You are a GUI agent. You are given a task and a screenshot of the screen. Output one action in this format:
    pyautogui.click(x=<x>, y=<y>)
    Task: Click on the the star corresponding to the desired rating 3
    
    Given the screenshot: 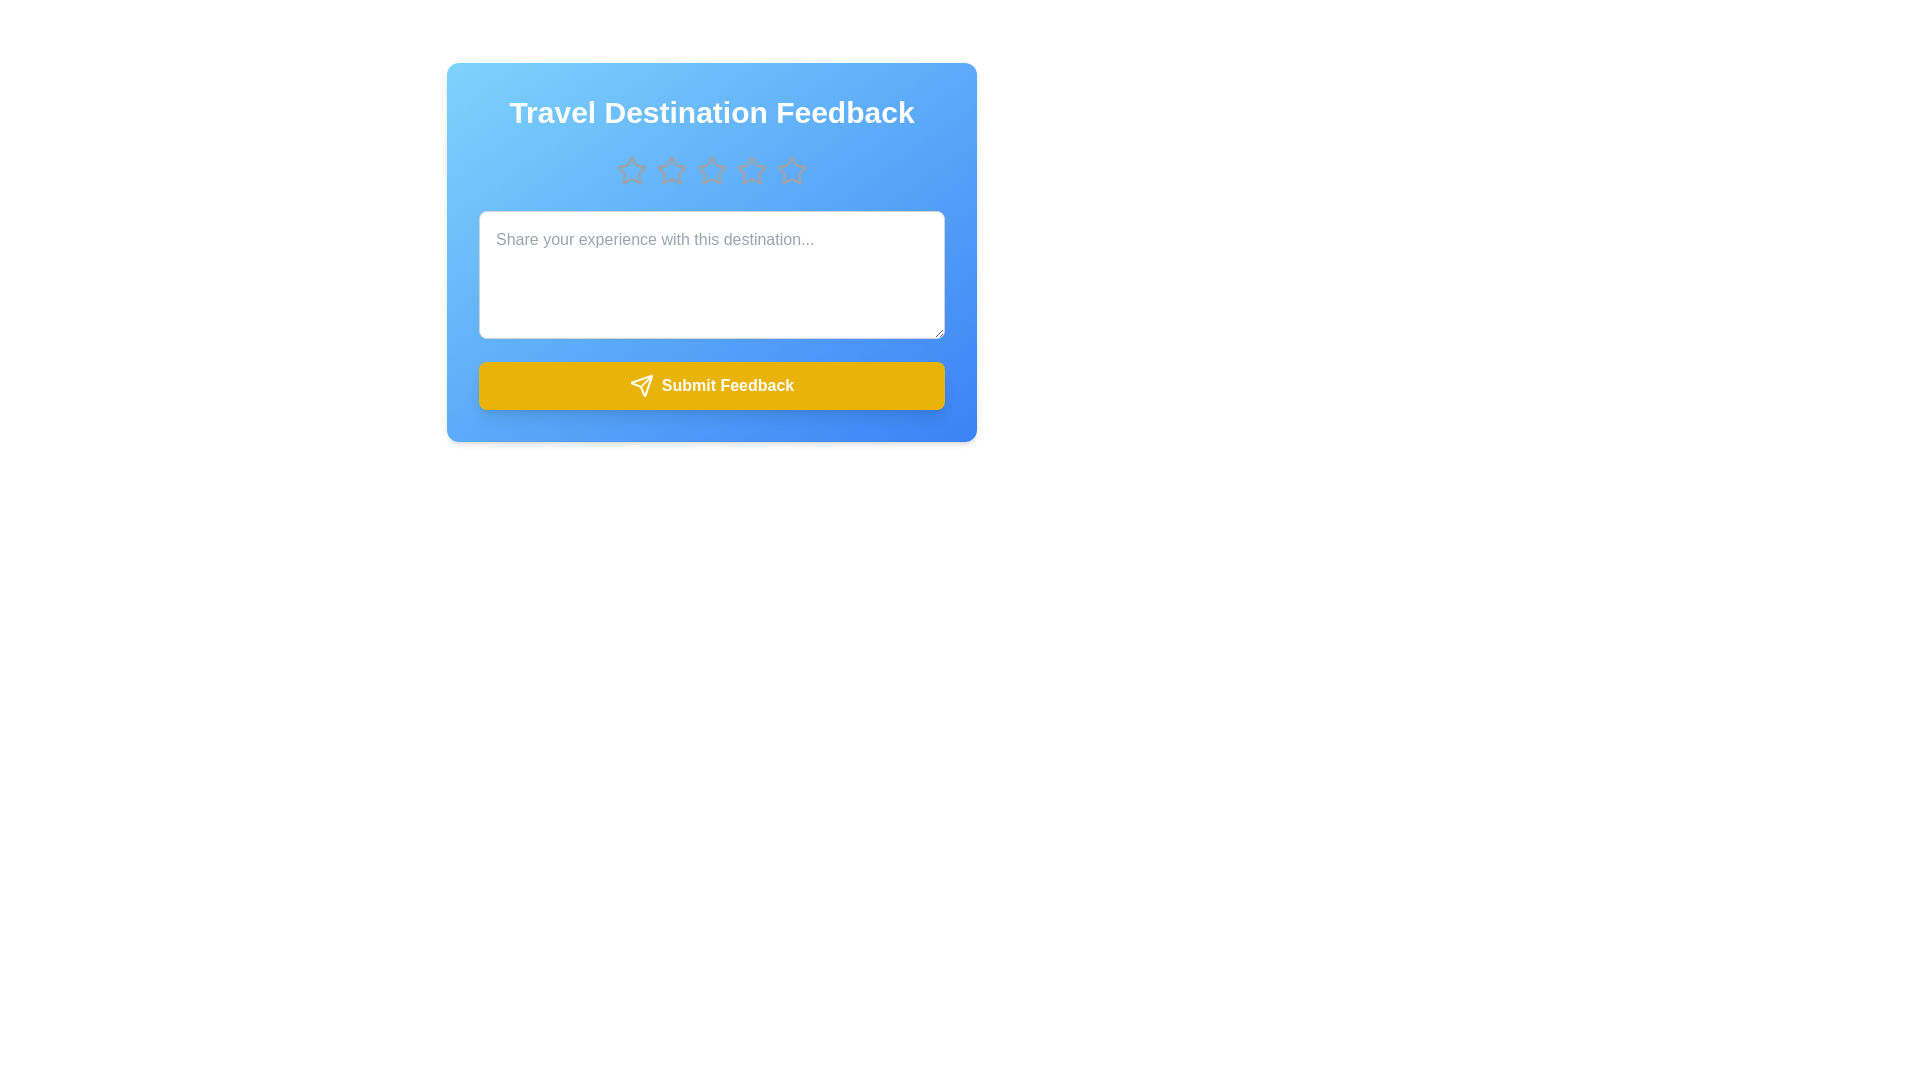 What is the action you would take?
    pyautogui.click(x=711, y=169)
    